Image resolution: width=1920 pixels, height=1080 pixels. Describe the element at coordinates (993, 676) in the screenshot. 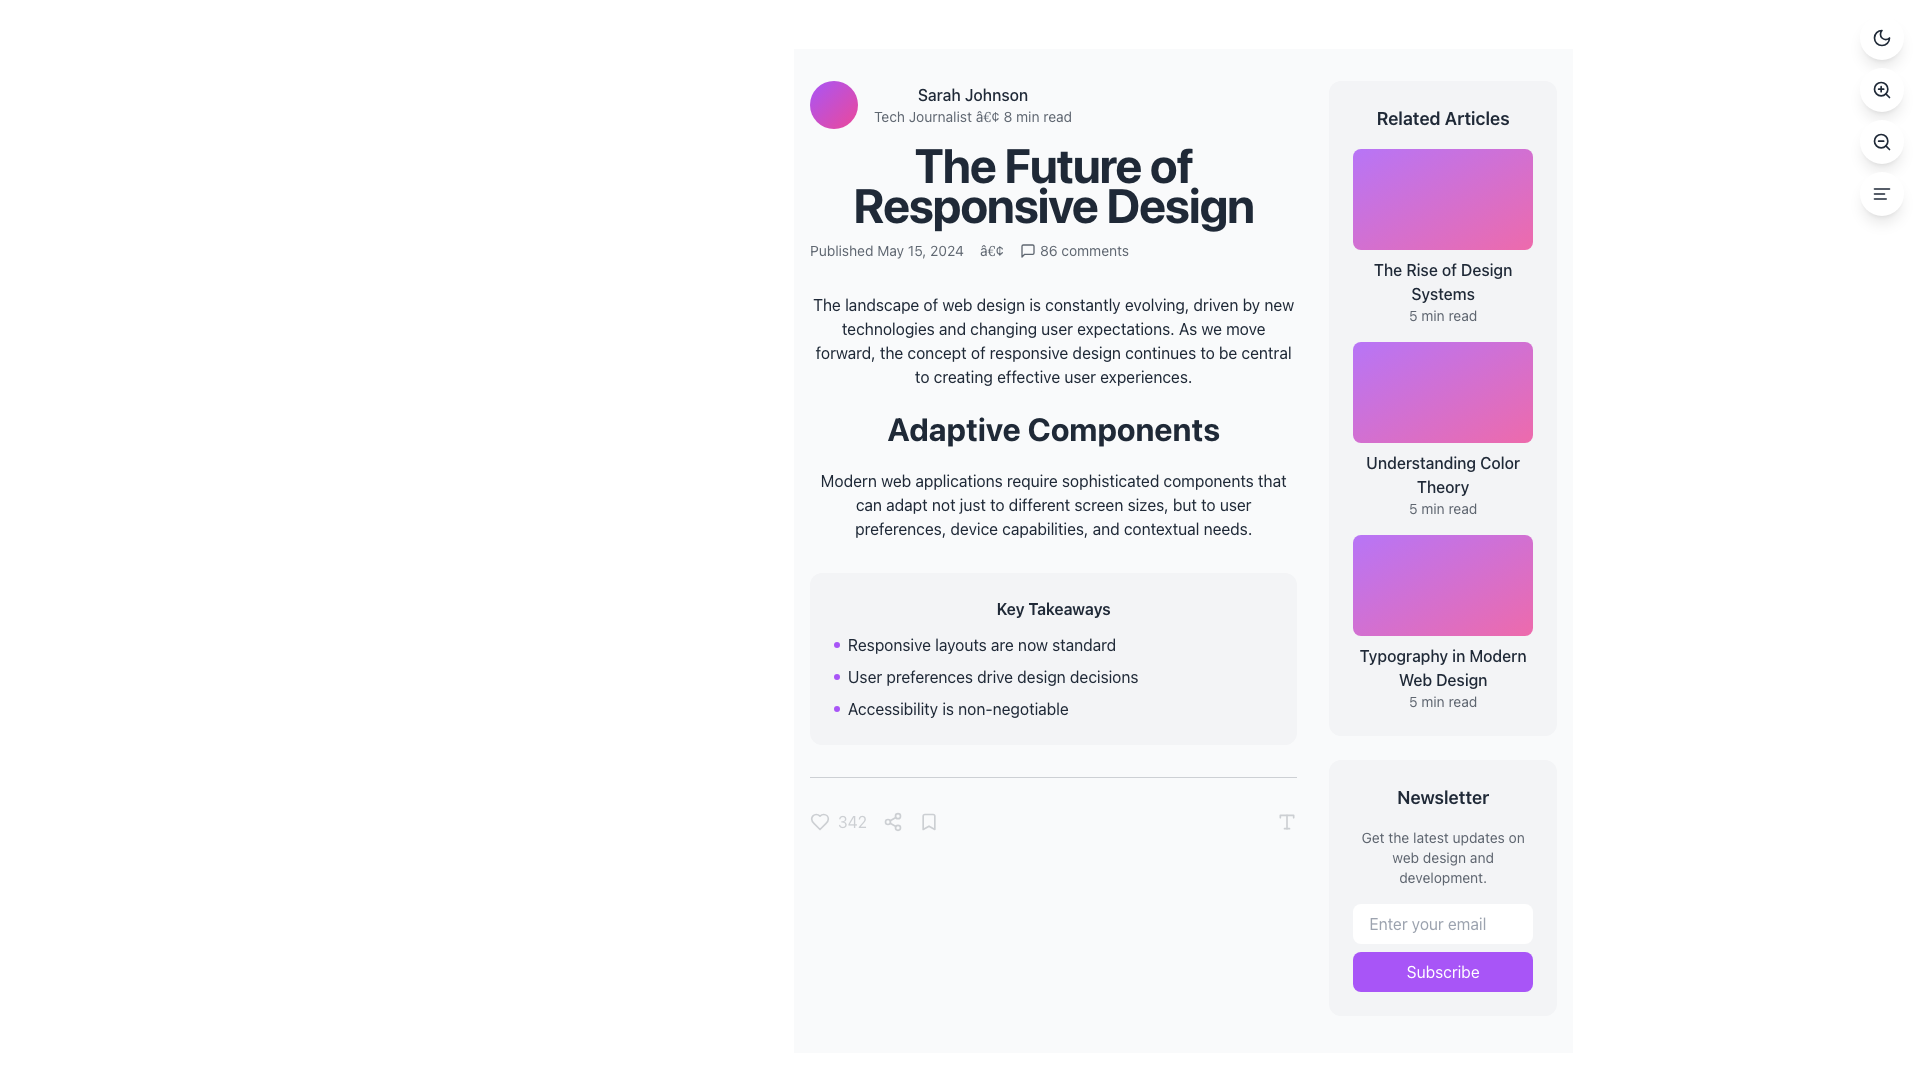

I see `the second bullet point in the 'Key Takeaways' section, which informs about the importance of user preferences in design decisions, for accessibility interactions` at that location.